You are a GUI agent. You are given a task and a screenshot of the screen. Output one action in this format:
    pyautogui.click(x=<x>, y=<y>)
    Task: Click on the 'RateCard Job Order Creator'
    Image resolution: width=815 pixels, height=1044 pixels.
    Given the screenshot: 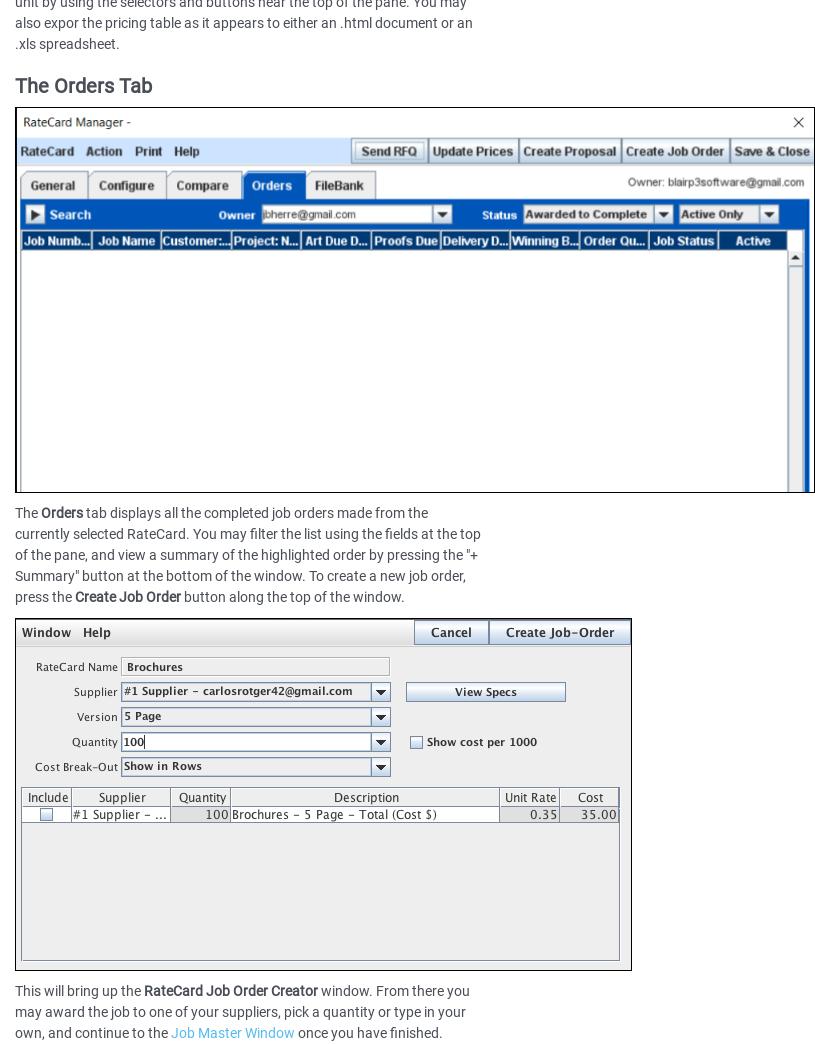 What is the action you would take?
    pyautogui.click(x=144, y=990)
    